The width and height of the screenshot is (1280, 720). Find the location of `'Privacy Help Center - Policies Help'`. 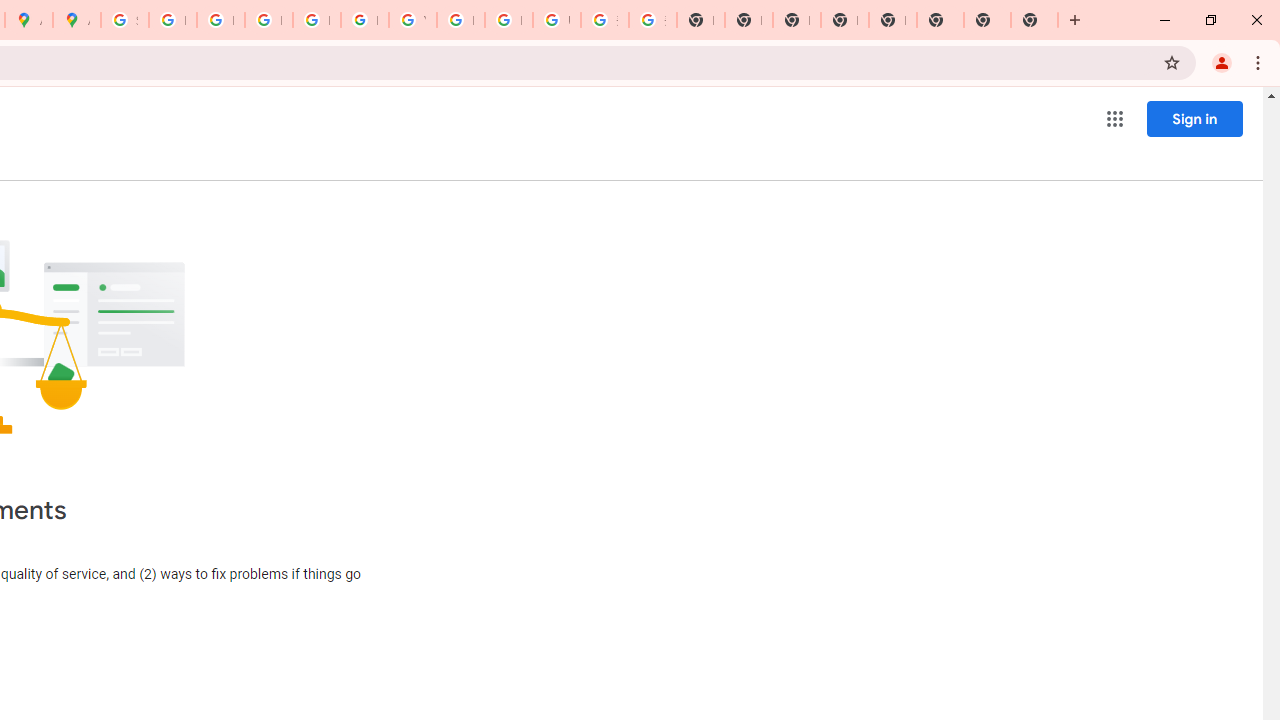

'Privacy Help Center - Policies Help' is located at coordinates (220, 20).